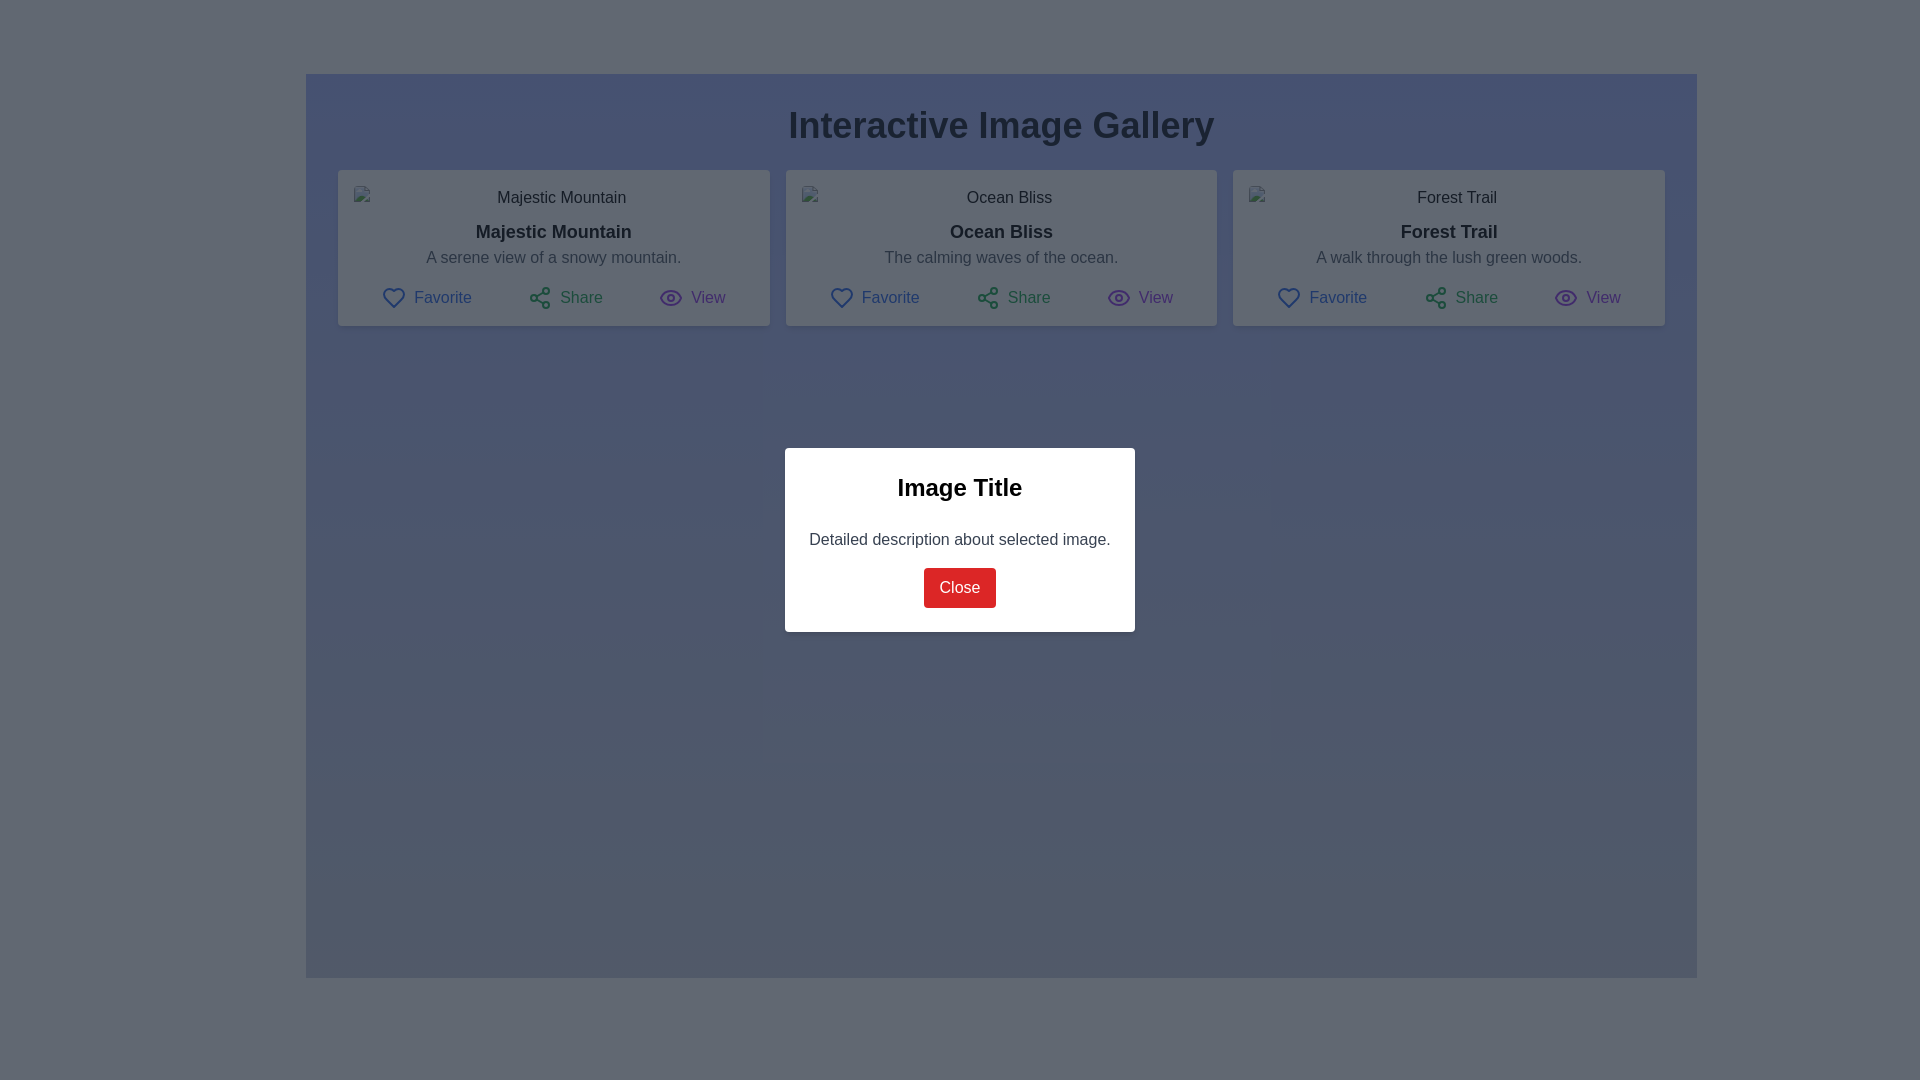 Image resolution: width=1920 pixels, height=1080 pixels. Describe the element at coordinates (1449, 297) in the screenshot. I see `the horizontal action button group located at the bottom of the 'Forest Trail' card` at that location.